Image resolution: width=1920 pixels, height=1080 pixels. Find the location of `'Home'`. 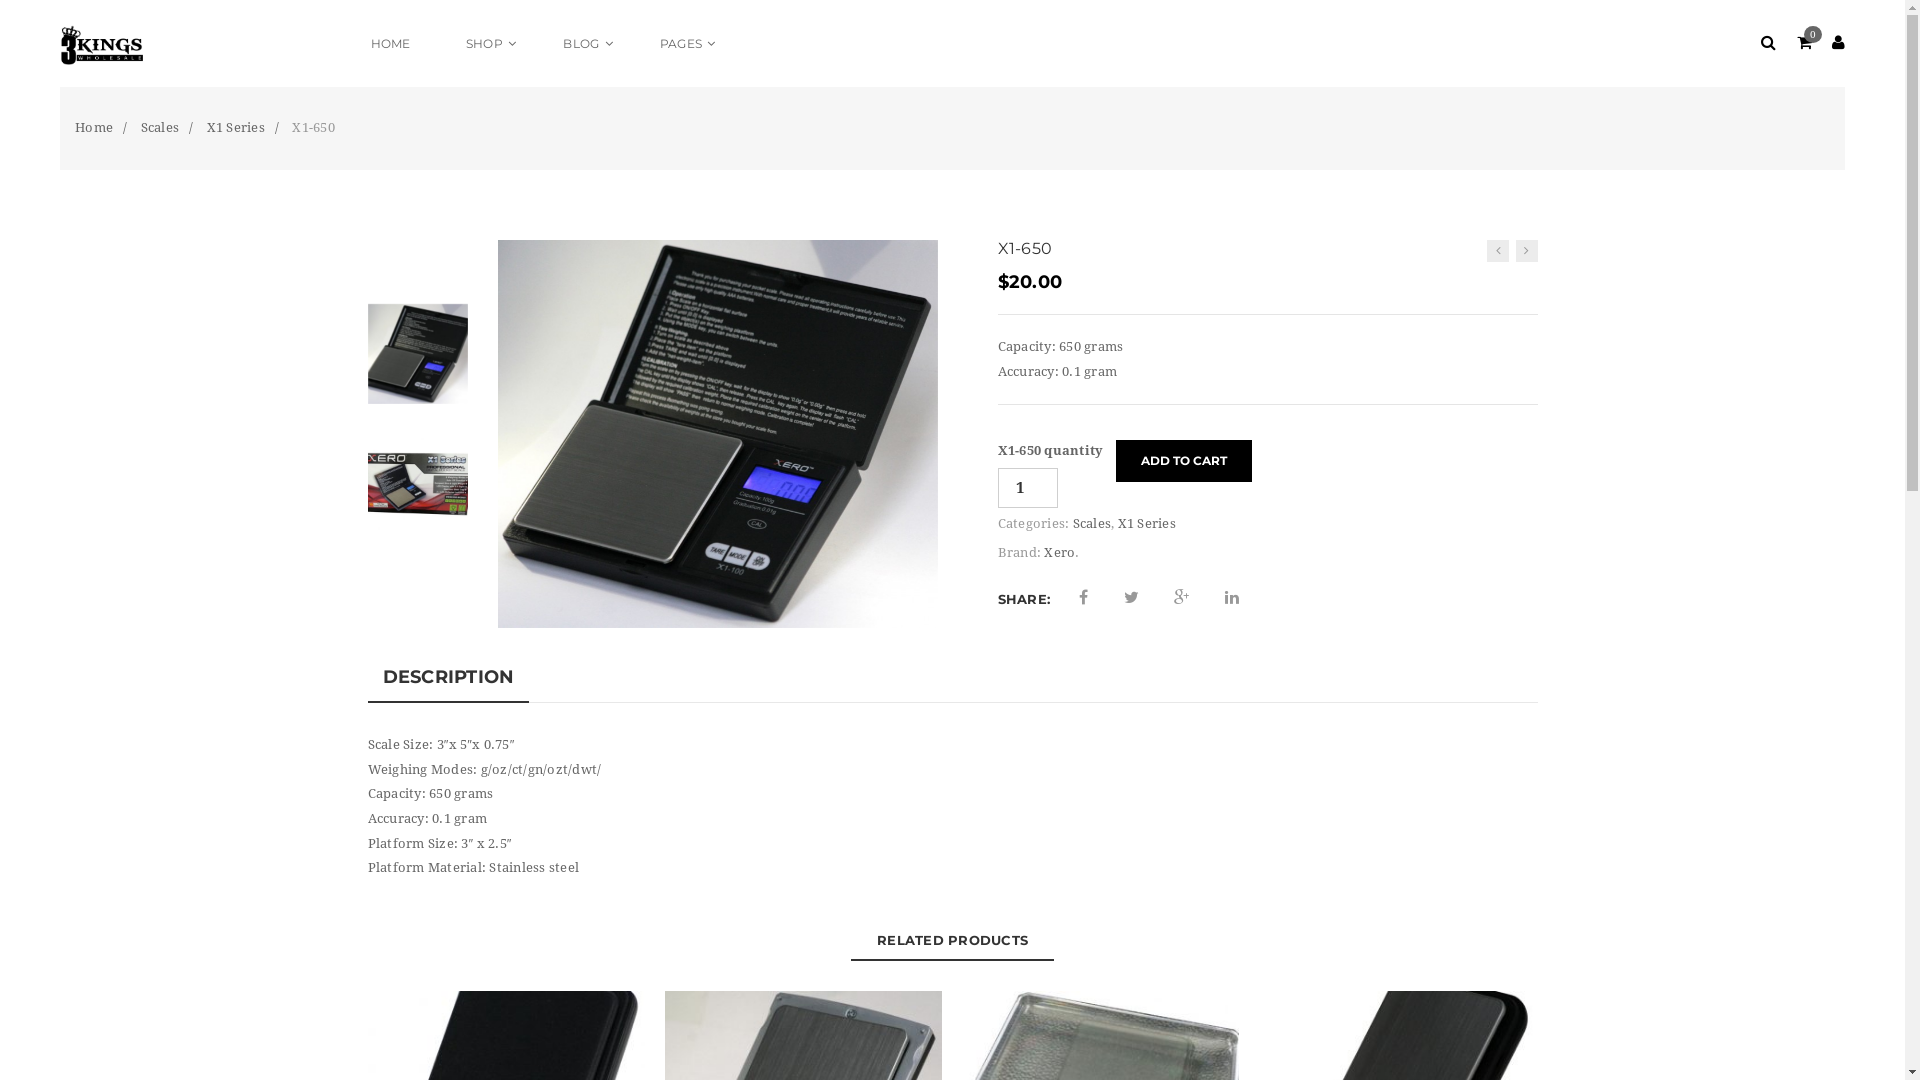

'Home' is located at coordinates (93, 127).